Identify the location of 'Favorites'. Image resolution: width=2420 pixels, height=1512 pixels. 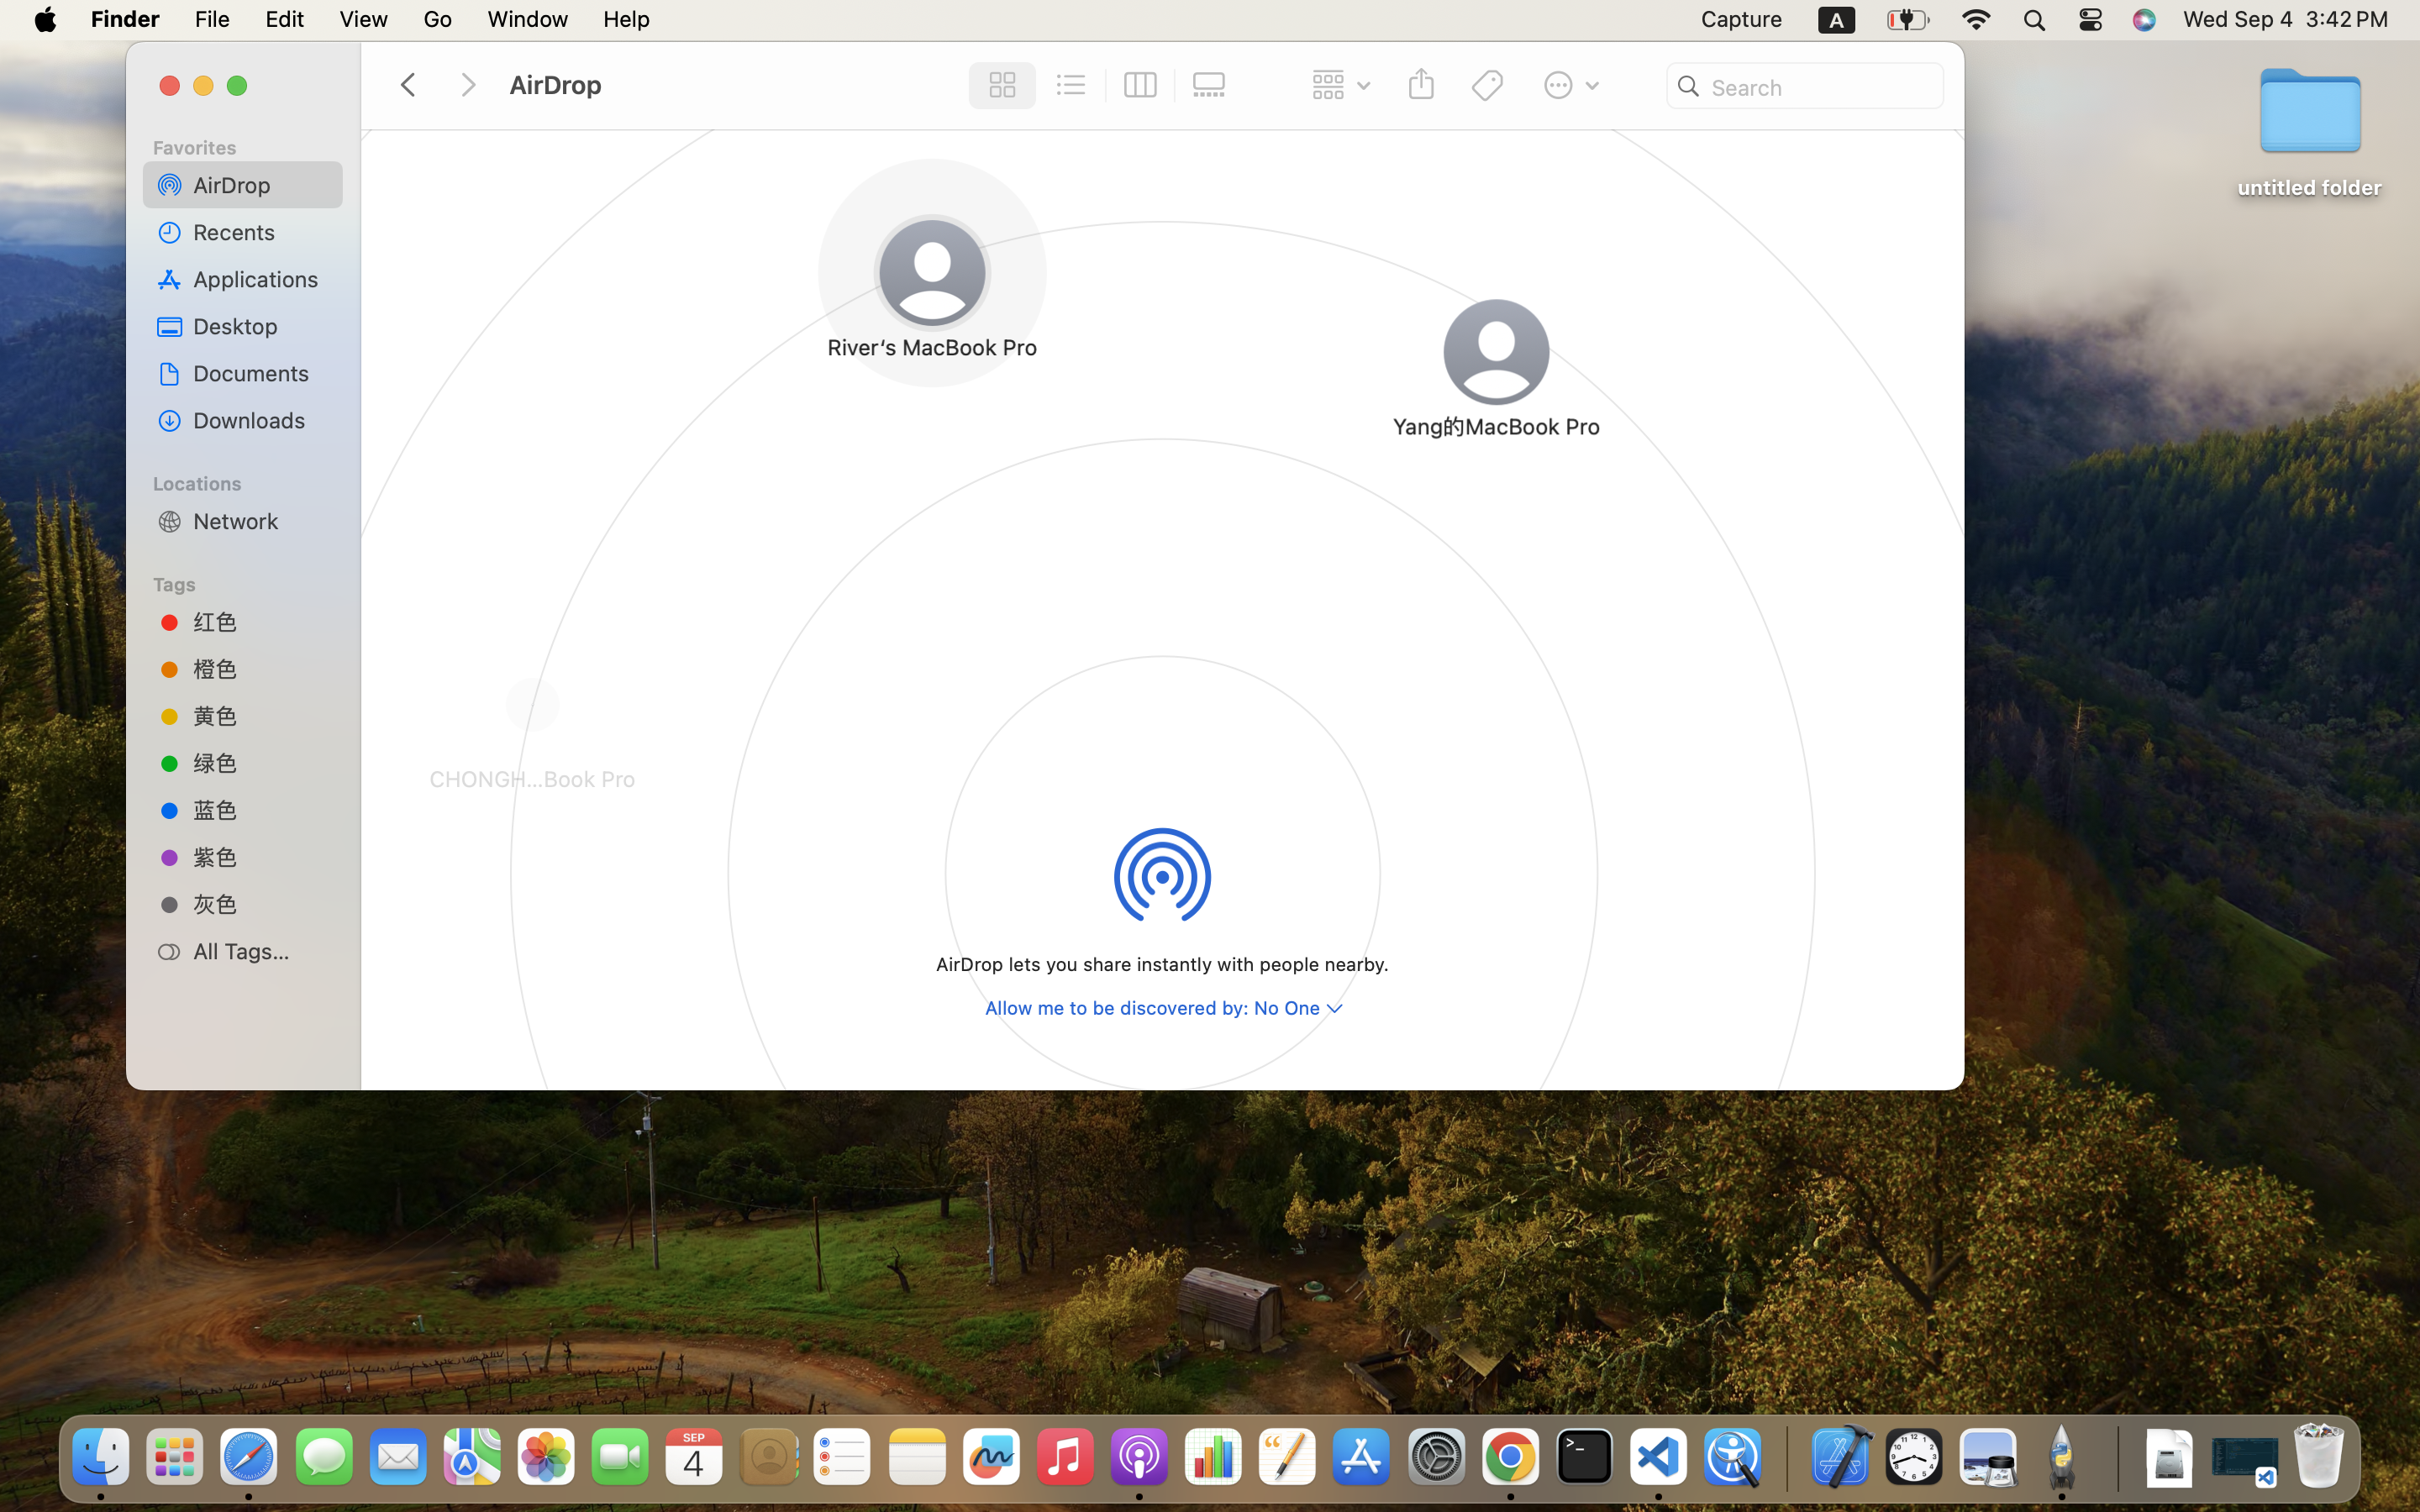
(251, 144).